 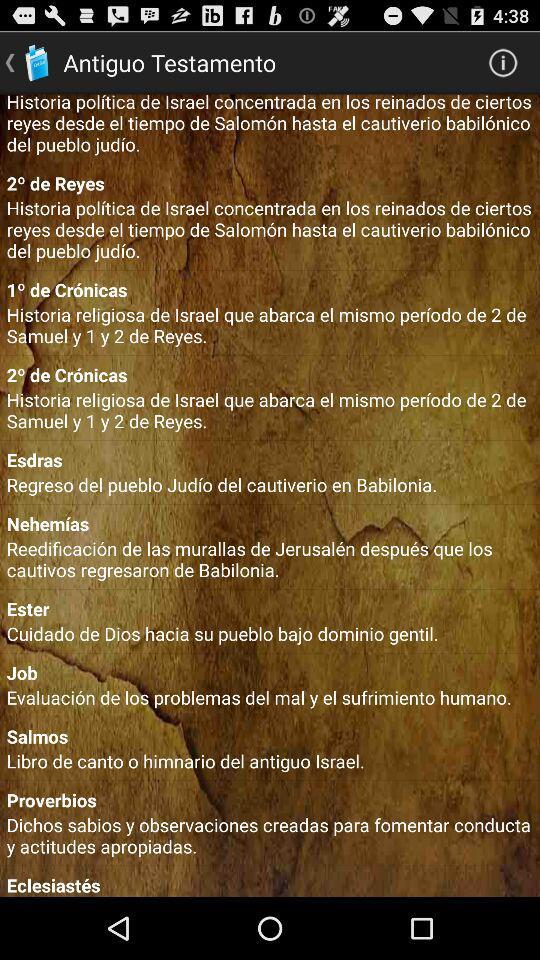 What do you see at coordinates (270, 760) in the screenshot?
I see `libro de canto icon` at bounding box center [270, 760].